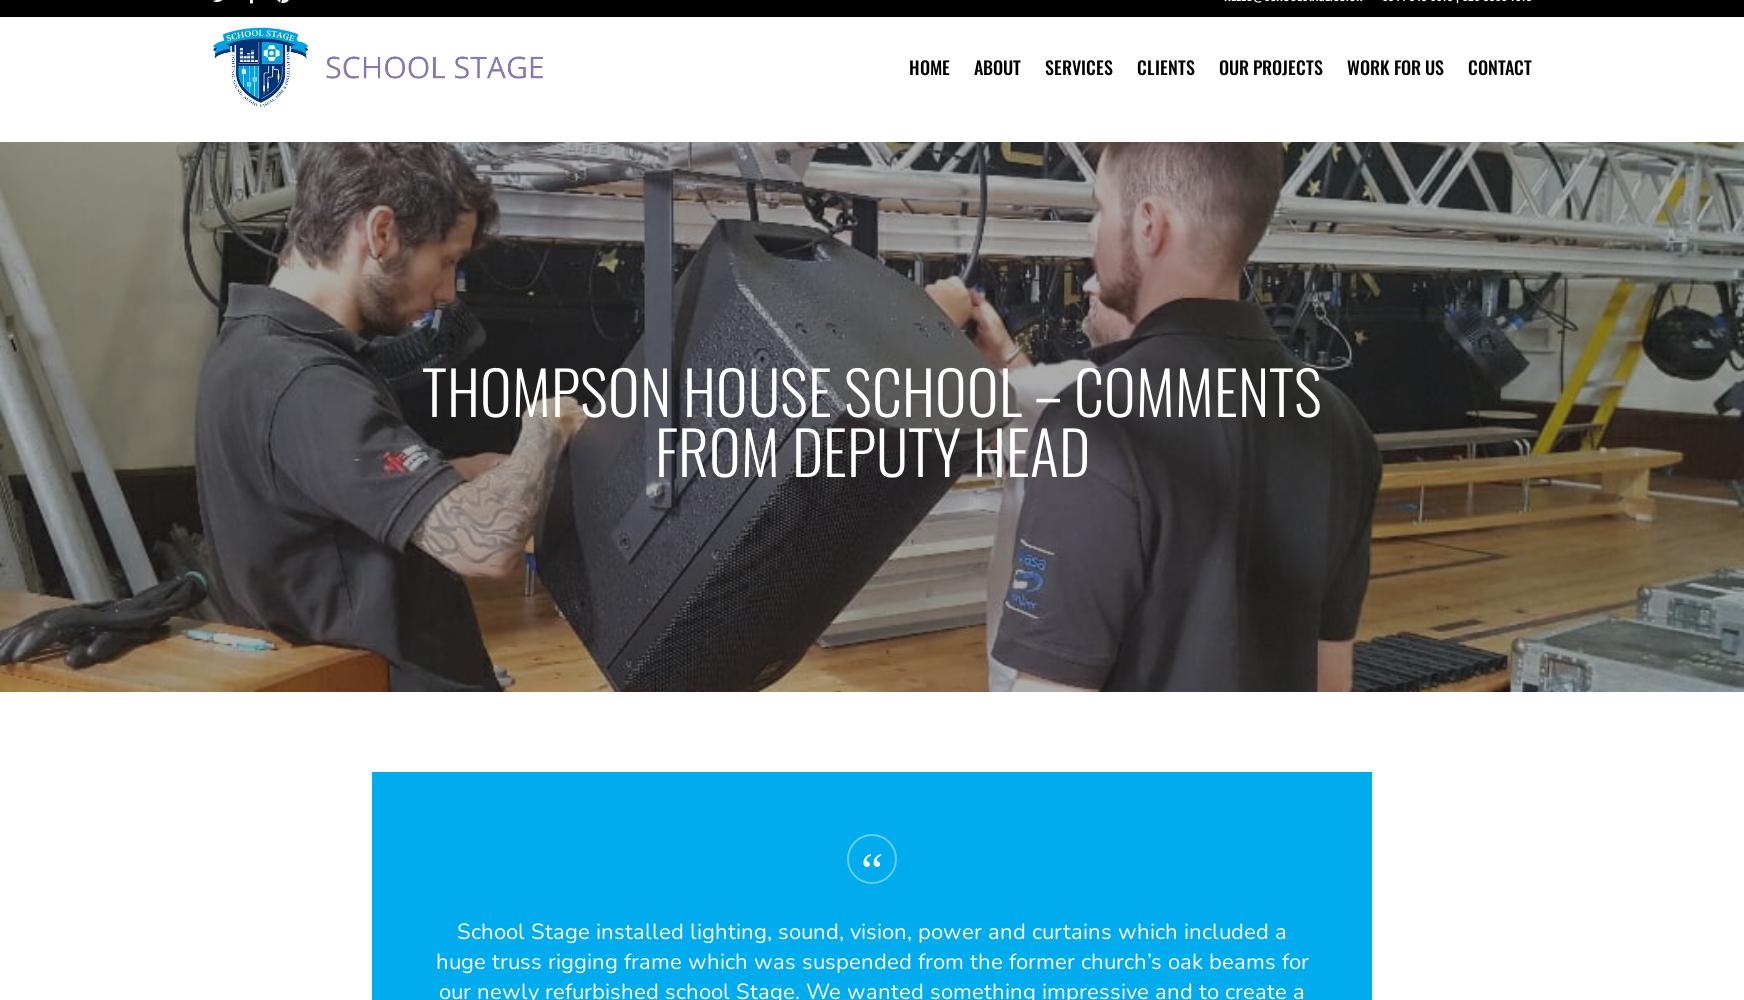 This screenshot has width=1744, height=1000. I want to click on 'Clients', so click(1165, 91).